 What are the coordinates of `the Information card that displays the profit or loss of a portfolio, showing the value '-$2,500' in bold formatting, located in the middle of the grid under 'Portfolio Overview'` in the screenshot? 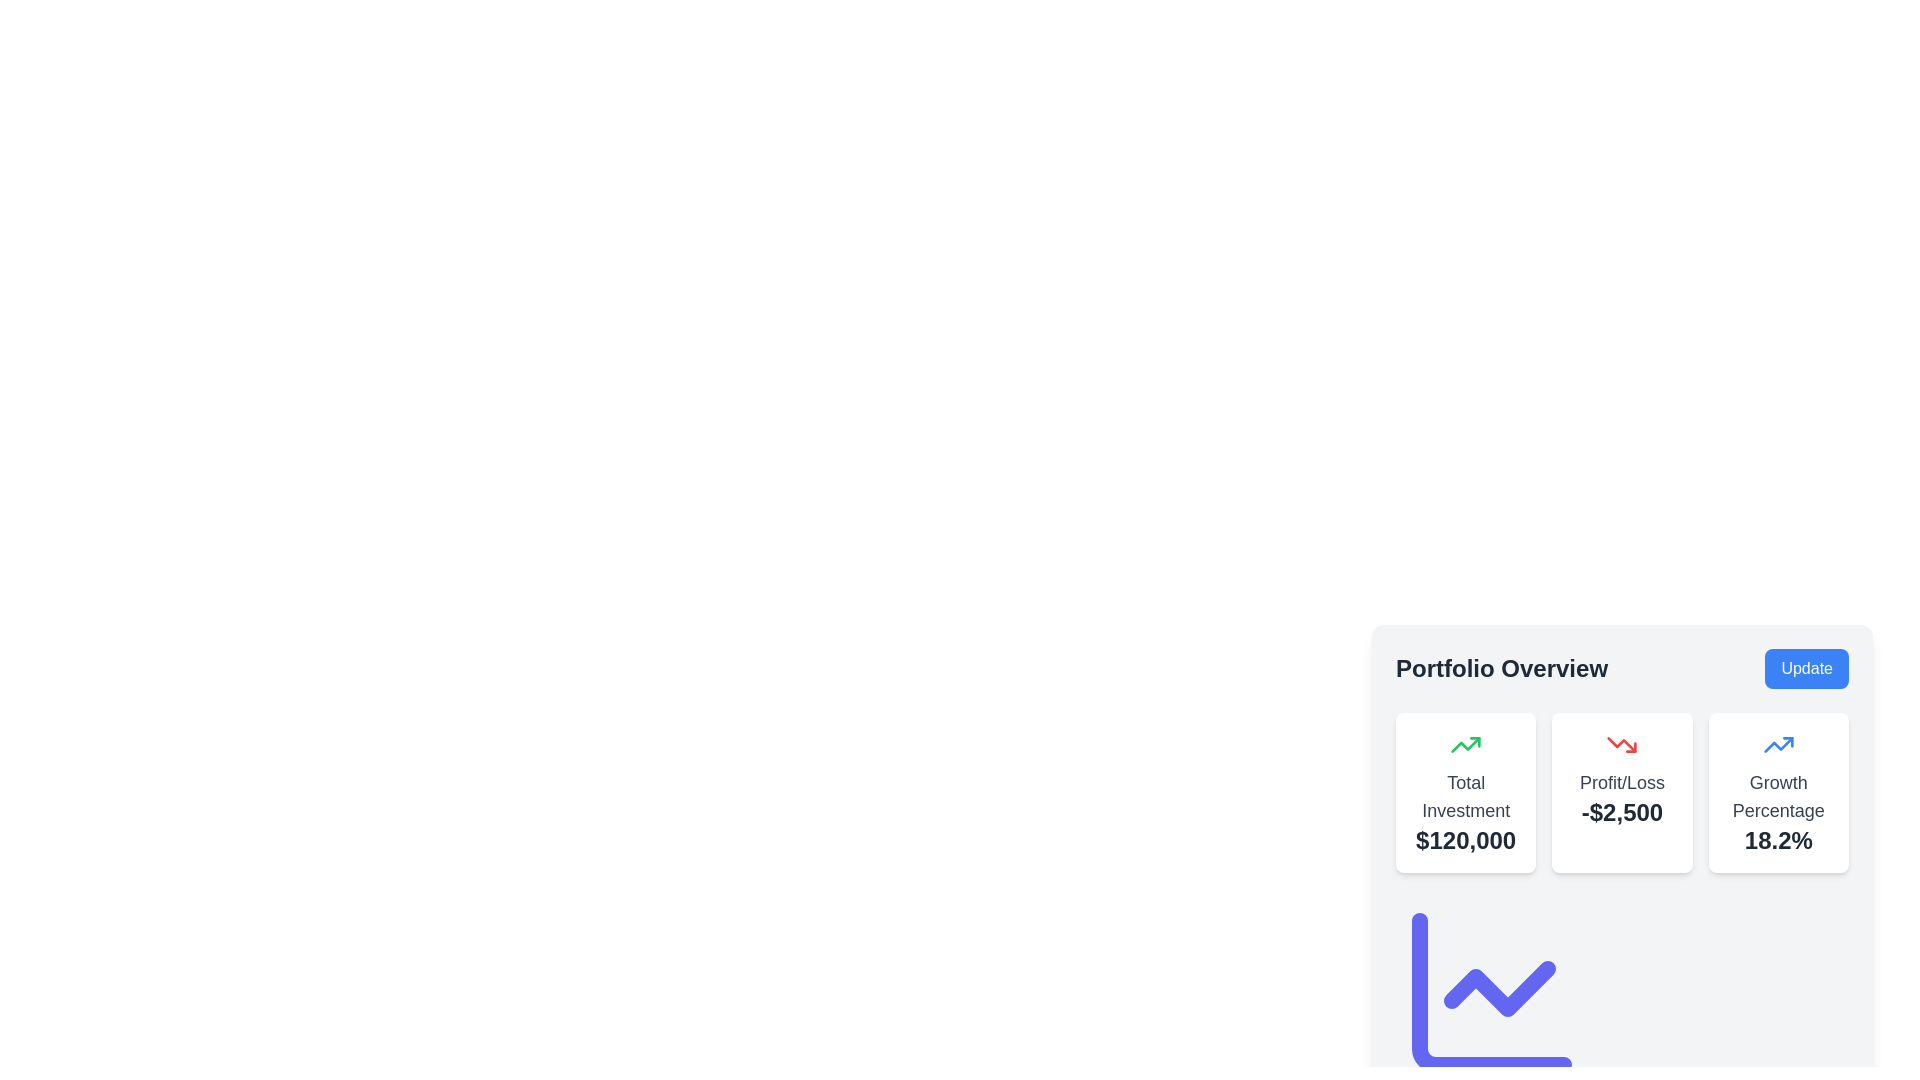 It's located at (1622, 792).